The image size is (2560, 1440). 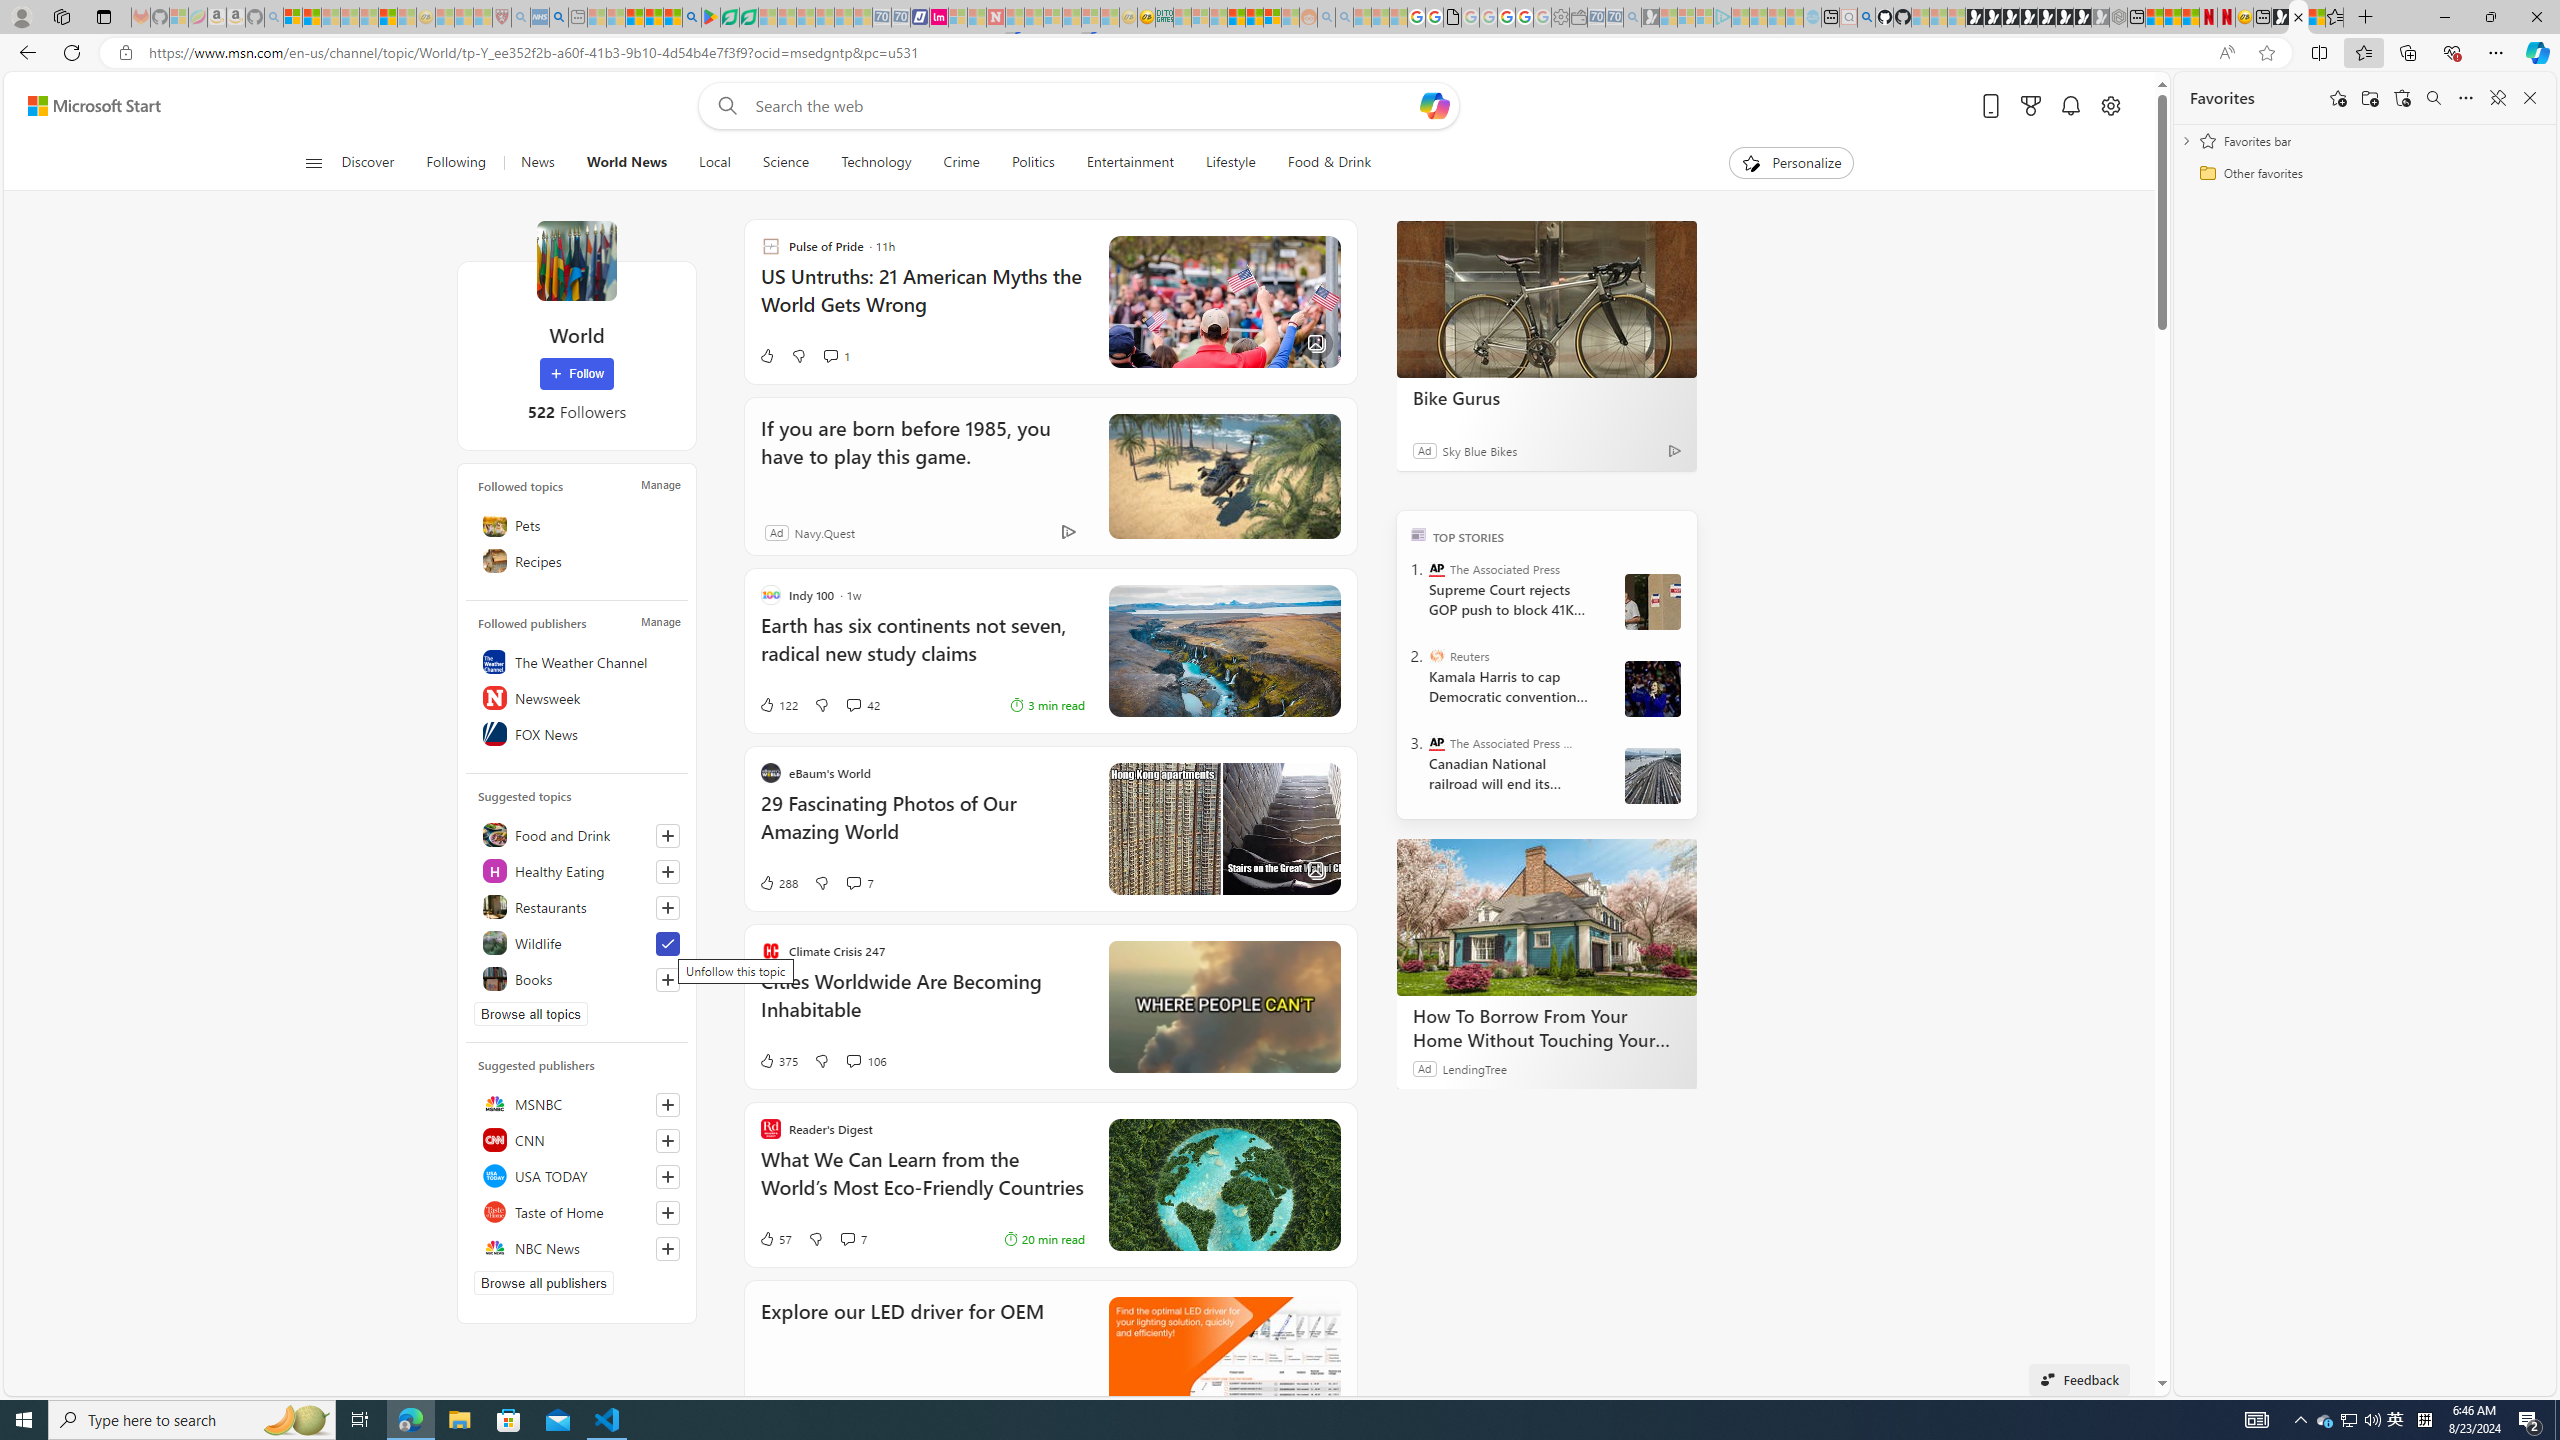 I want to click on 'eBaum', so click(x=1048, y=827).